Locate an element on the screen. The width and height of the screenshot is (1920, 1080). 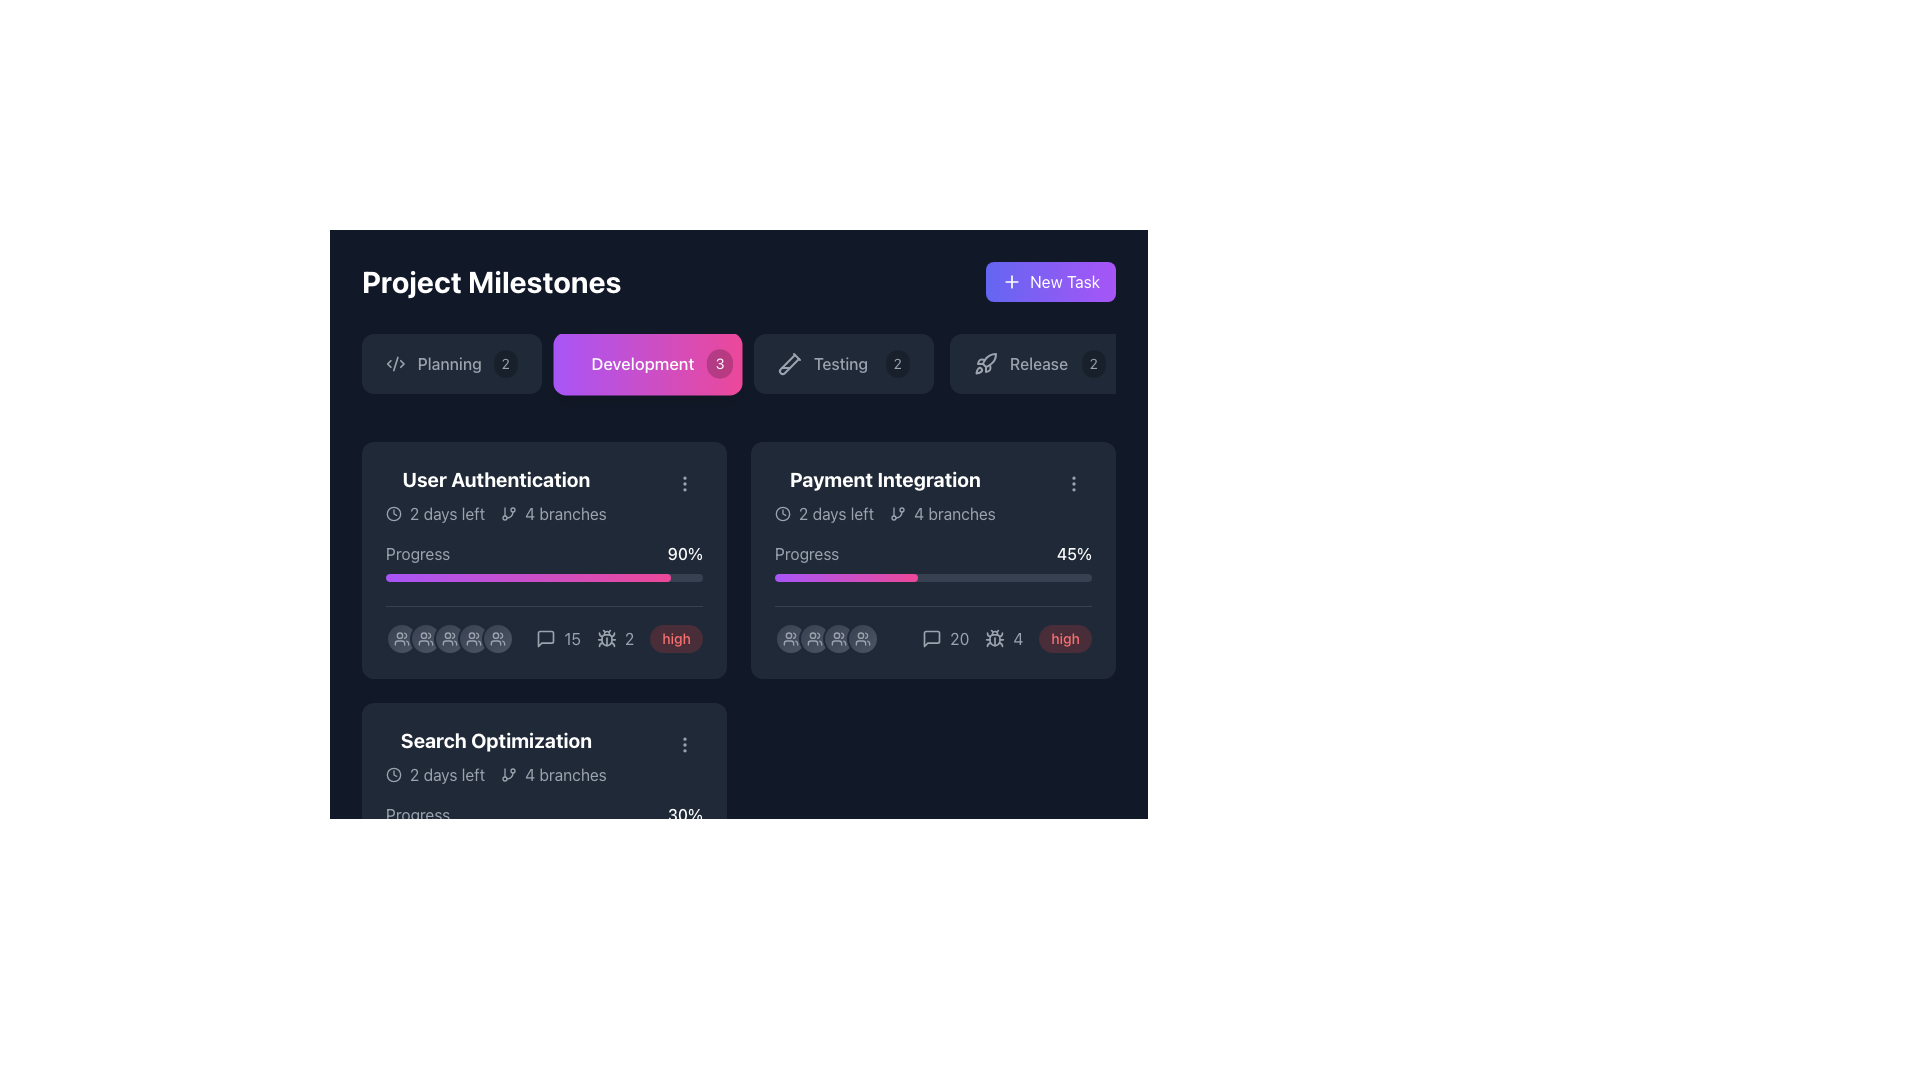
the 'Testing' section label within the navigation button, which is the third button in the sequence of 'Planning', 'Development', and 'Release' is located at coordinates (841, 363).